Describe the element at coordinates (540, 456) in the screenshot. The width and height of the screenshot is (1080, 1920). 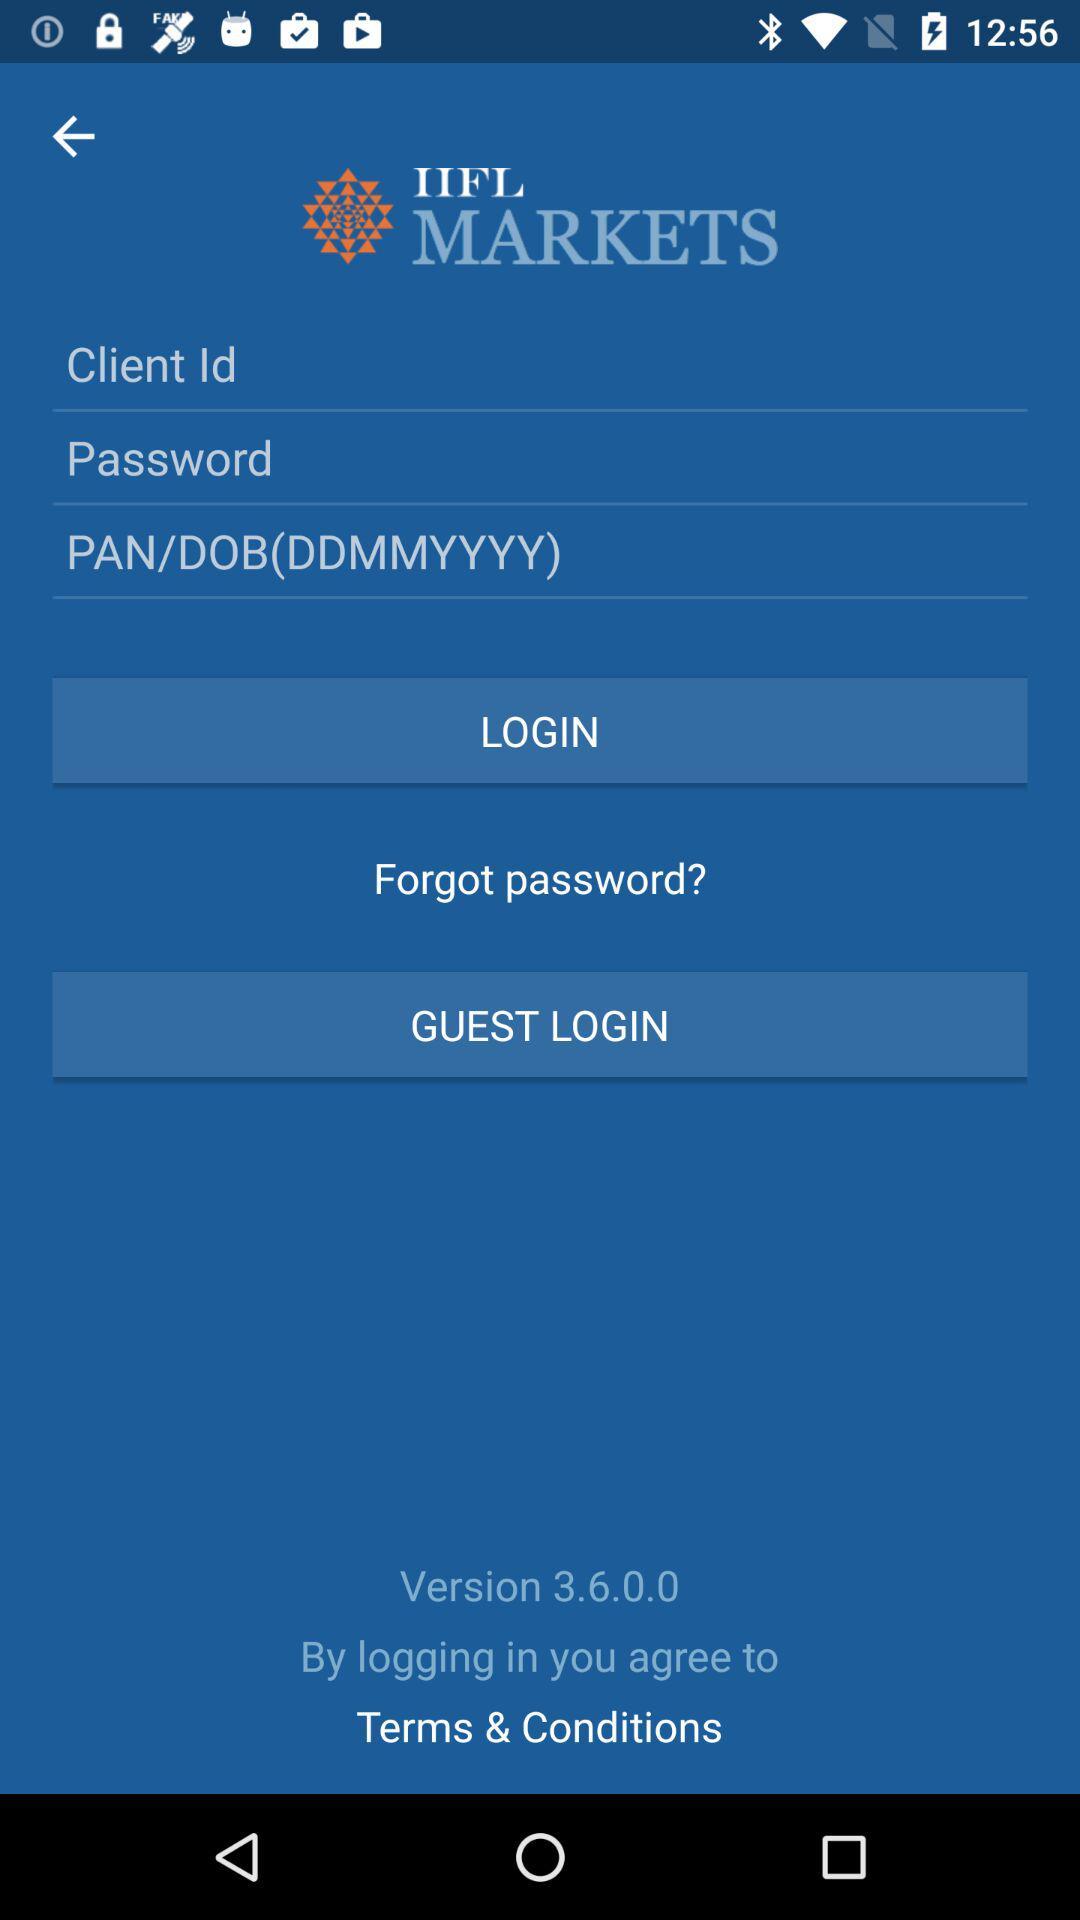
I see `the second text field` at that location.